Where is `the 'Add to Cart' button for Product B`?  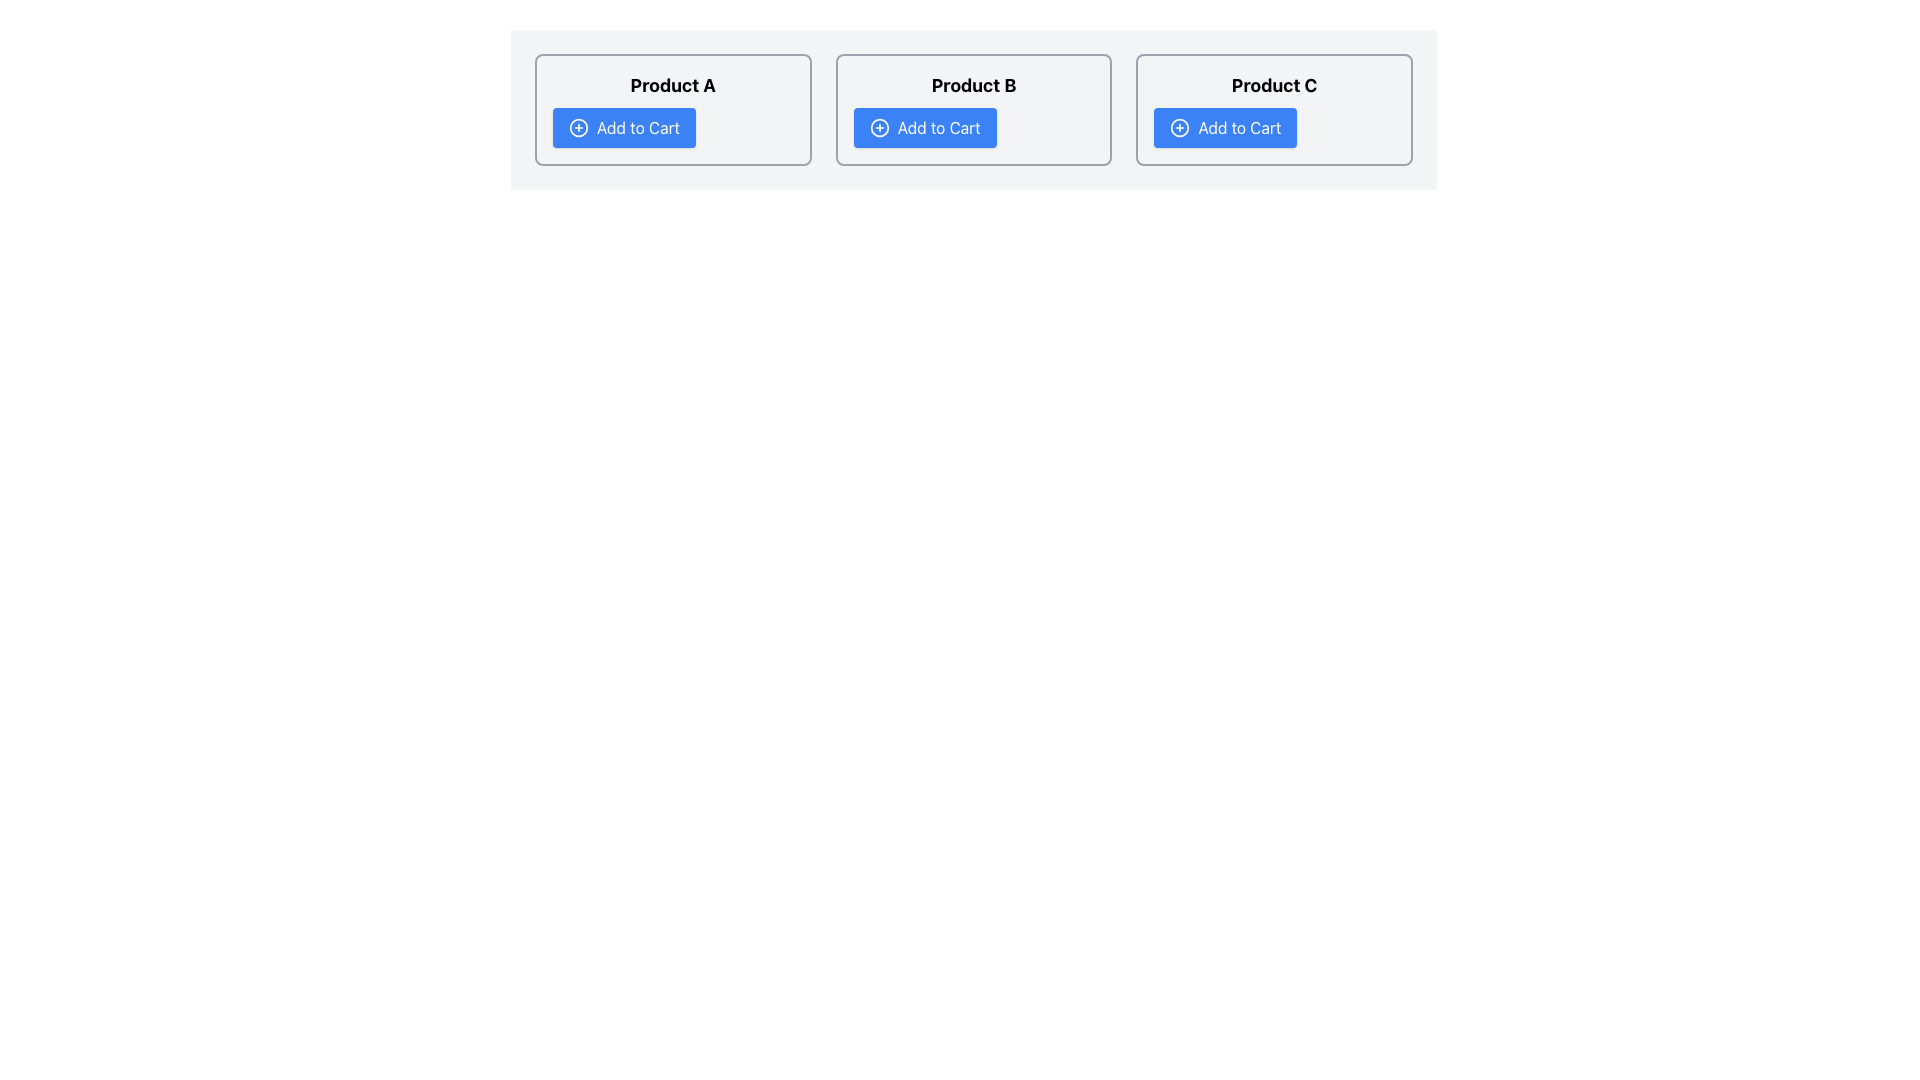
the 'Add to Cart' button for Product B is located at coordinates (924, 127).